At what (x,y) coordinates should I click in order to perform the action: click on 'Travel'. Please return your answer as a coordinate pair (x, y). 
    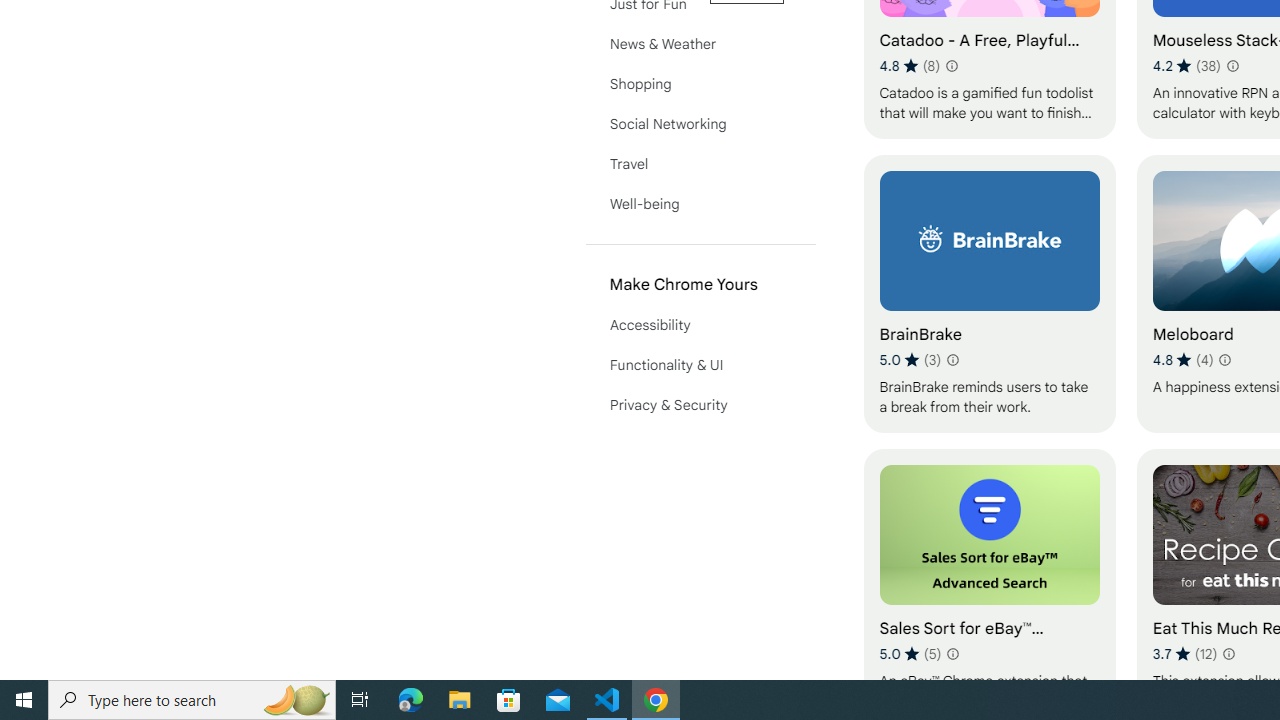
    Looking at the image, I should click on (700, 163).